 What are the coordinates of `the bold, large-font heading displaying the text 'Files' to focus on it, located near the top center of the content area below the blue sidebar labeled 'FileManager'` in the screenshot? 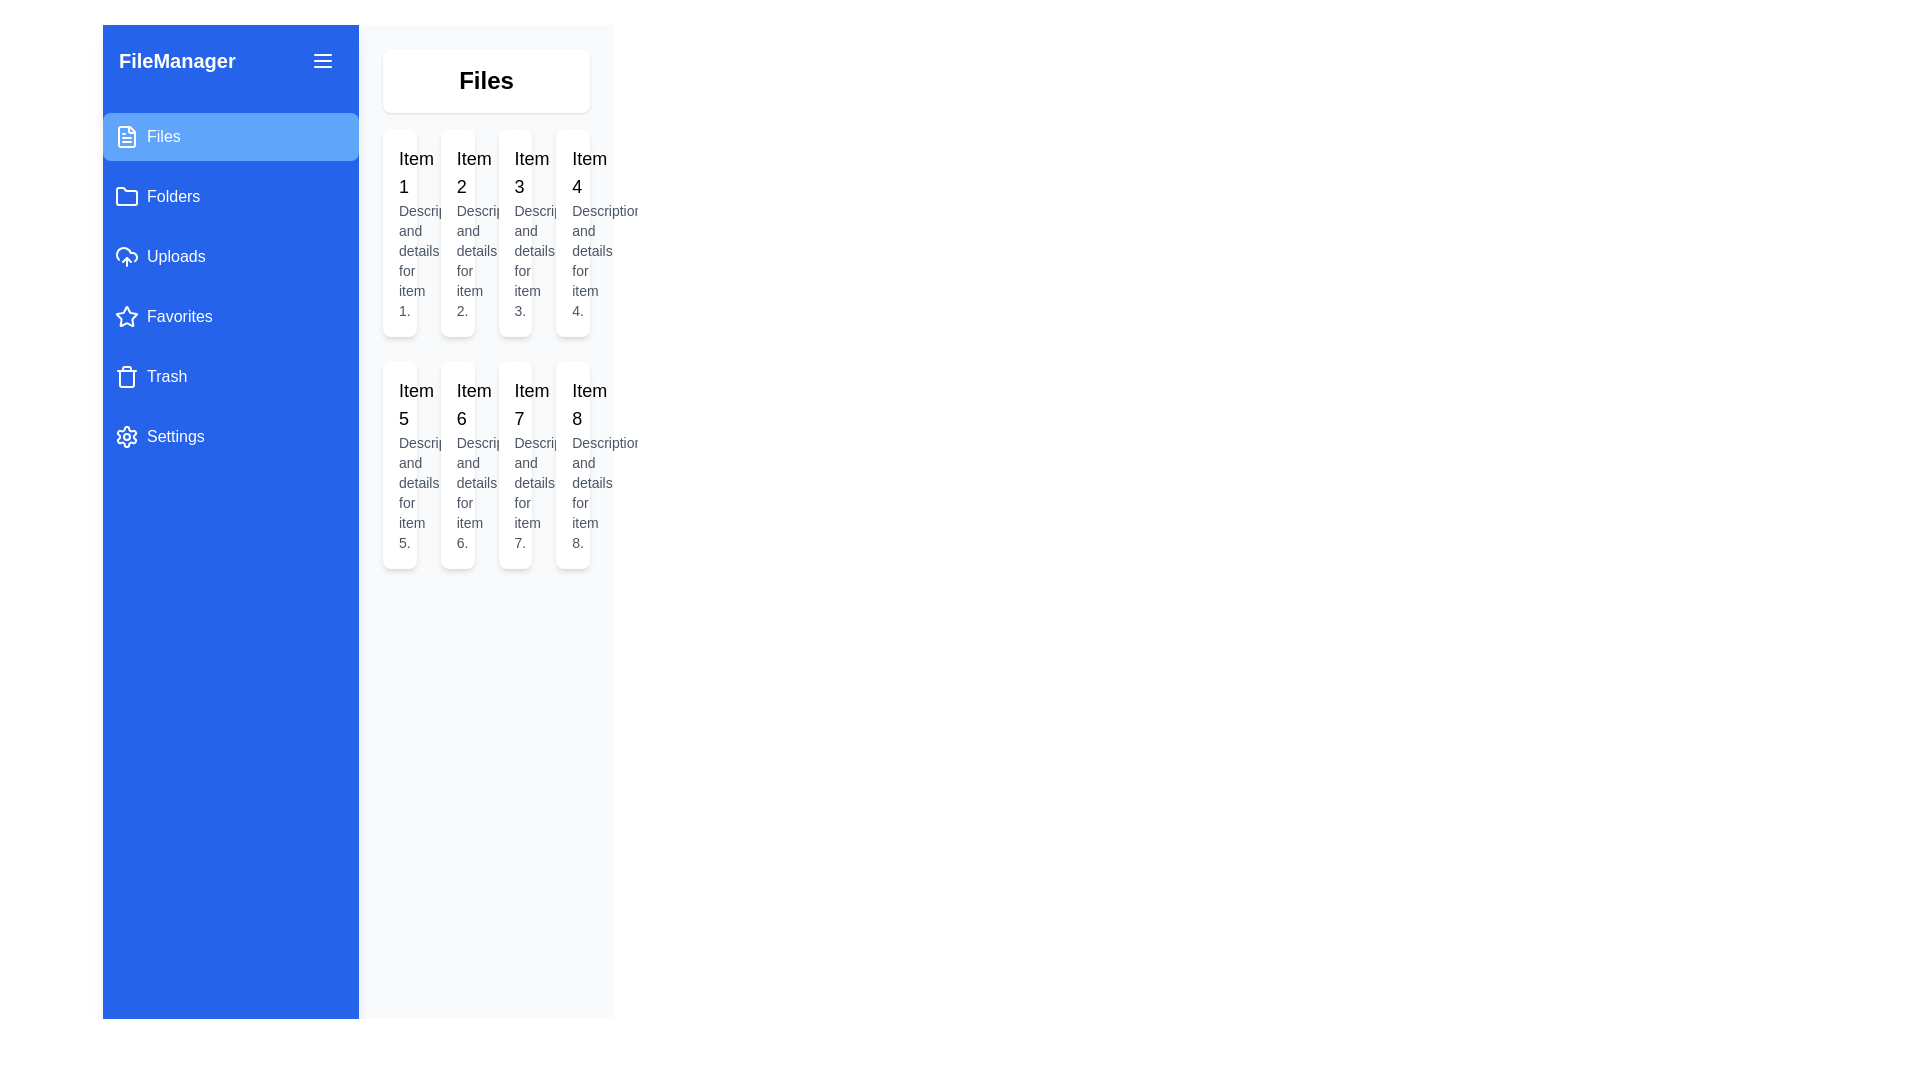 It's located at (486, 80).